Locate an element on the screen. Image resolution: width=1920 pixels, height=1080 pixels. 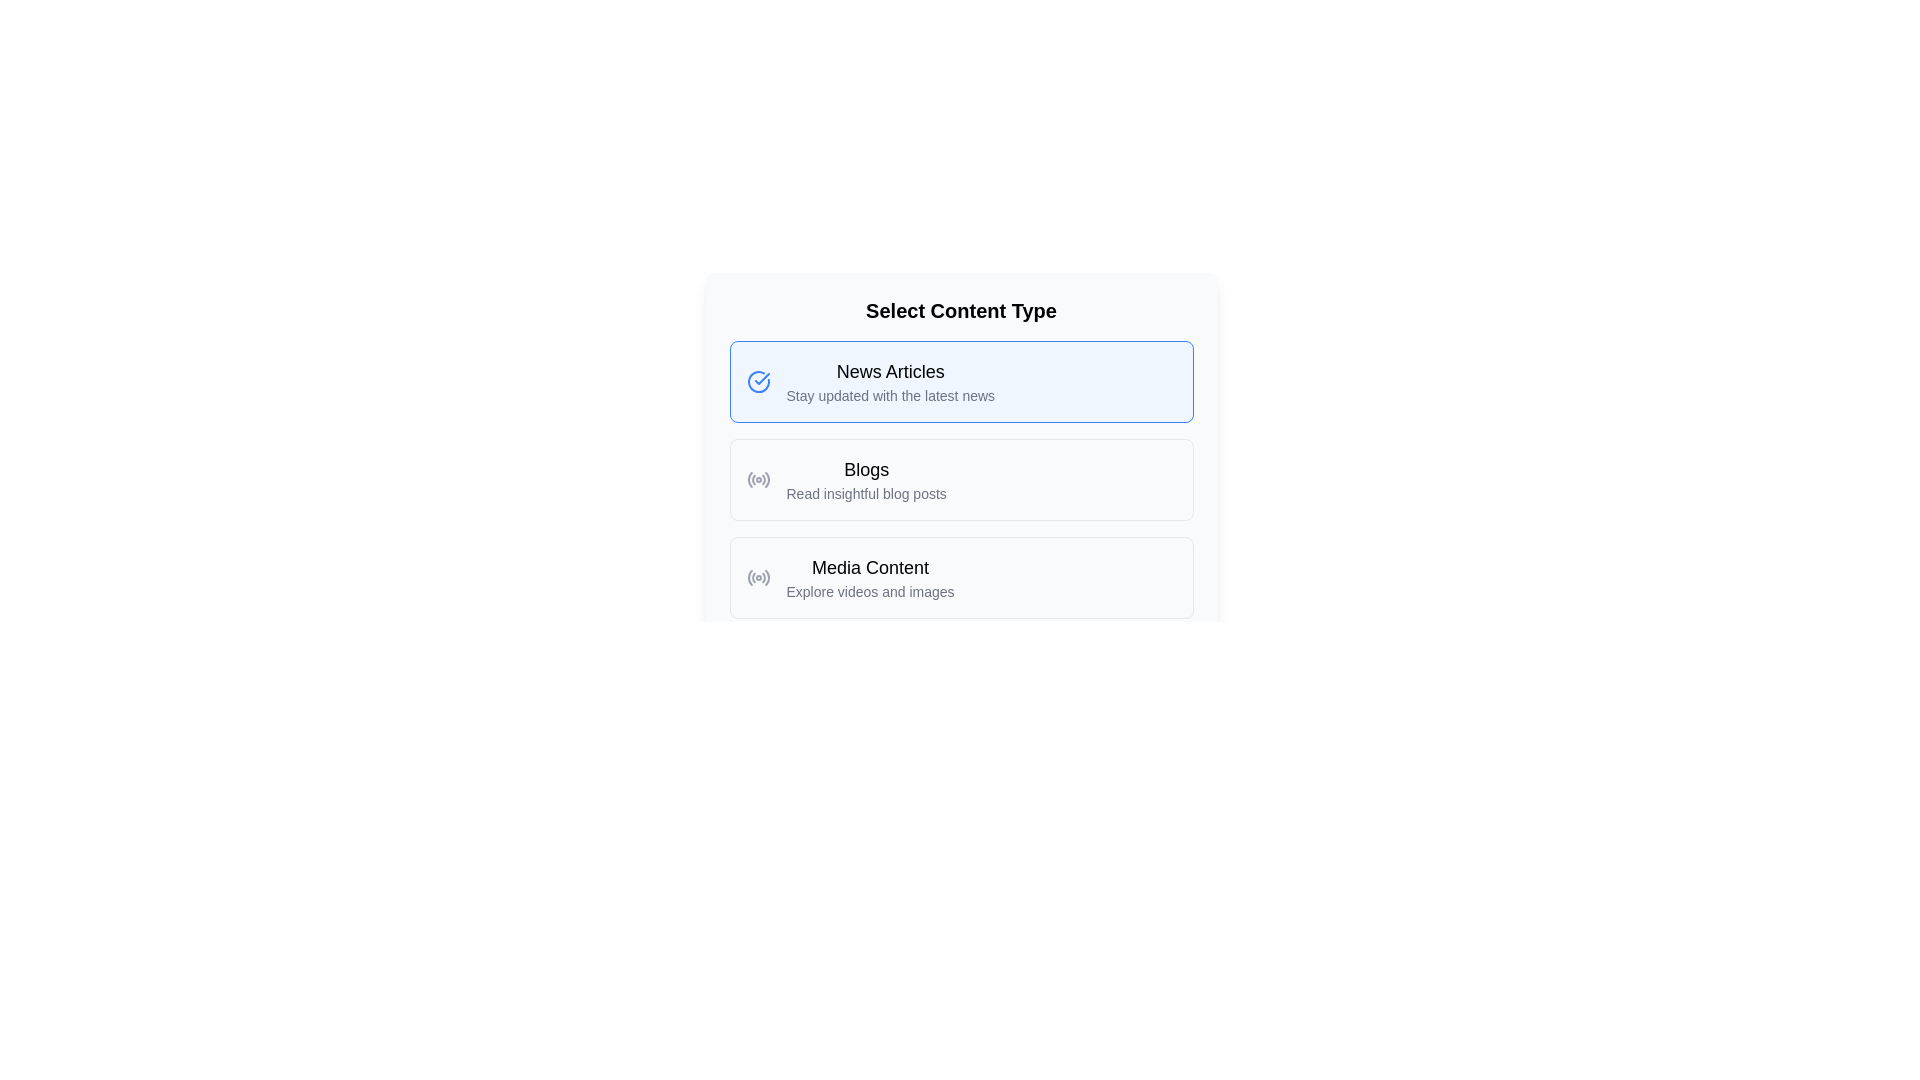
the Text Block that serves as a selectable option for navigating to the blog content section, located centrally in a card layout between the 'News Articles' and 'Media Content' cards is located at coordinates (866, 479).